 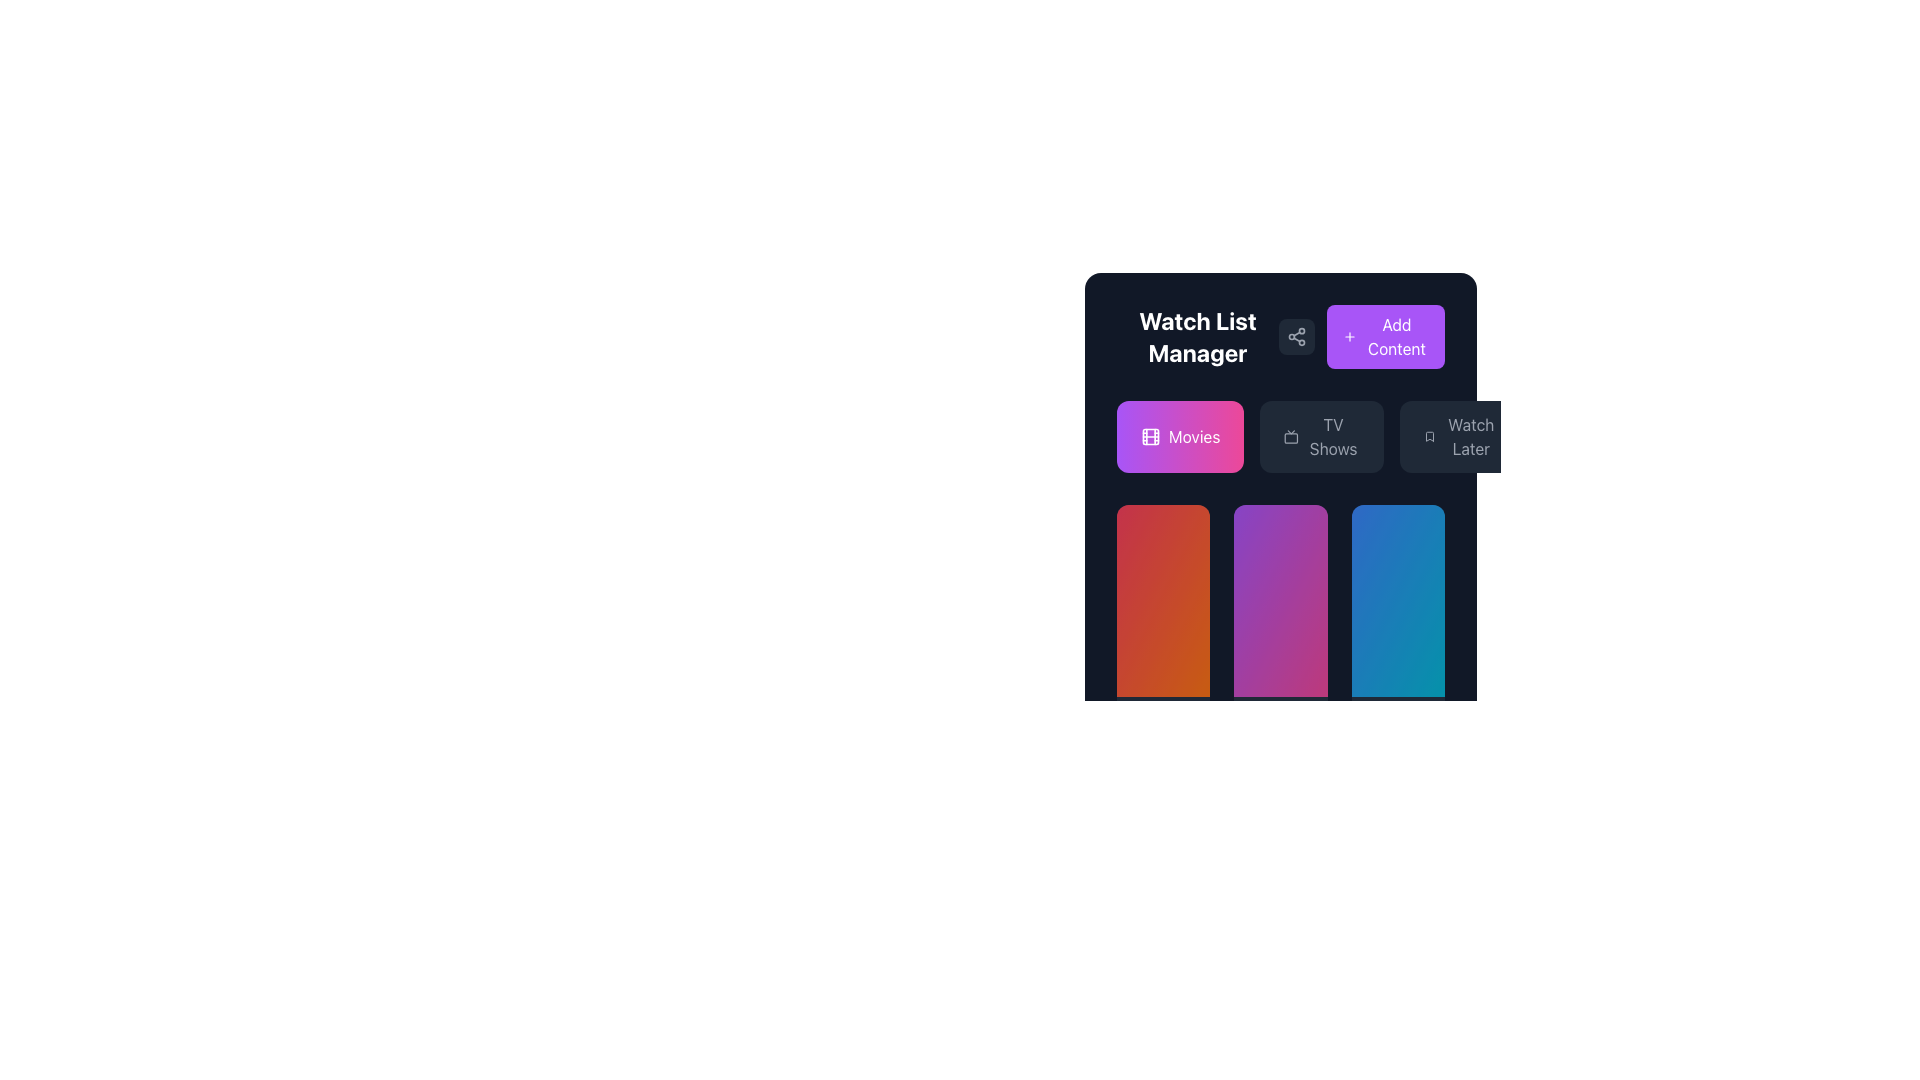 I want to click on the 'Watch Later' button, which is the third button in a horizontal group of options, featuring a dark gray background and a white text label with a bookmark icon, so click(x=1461, y=435).